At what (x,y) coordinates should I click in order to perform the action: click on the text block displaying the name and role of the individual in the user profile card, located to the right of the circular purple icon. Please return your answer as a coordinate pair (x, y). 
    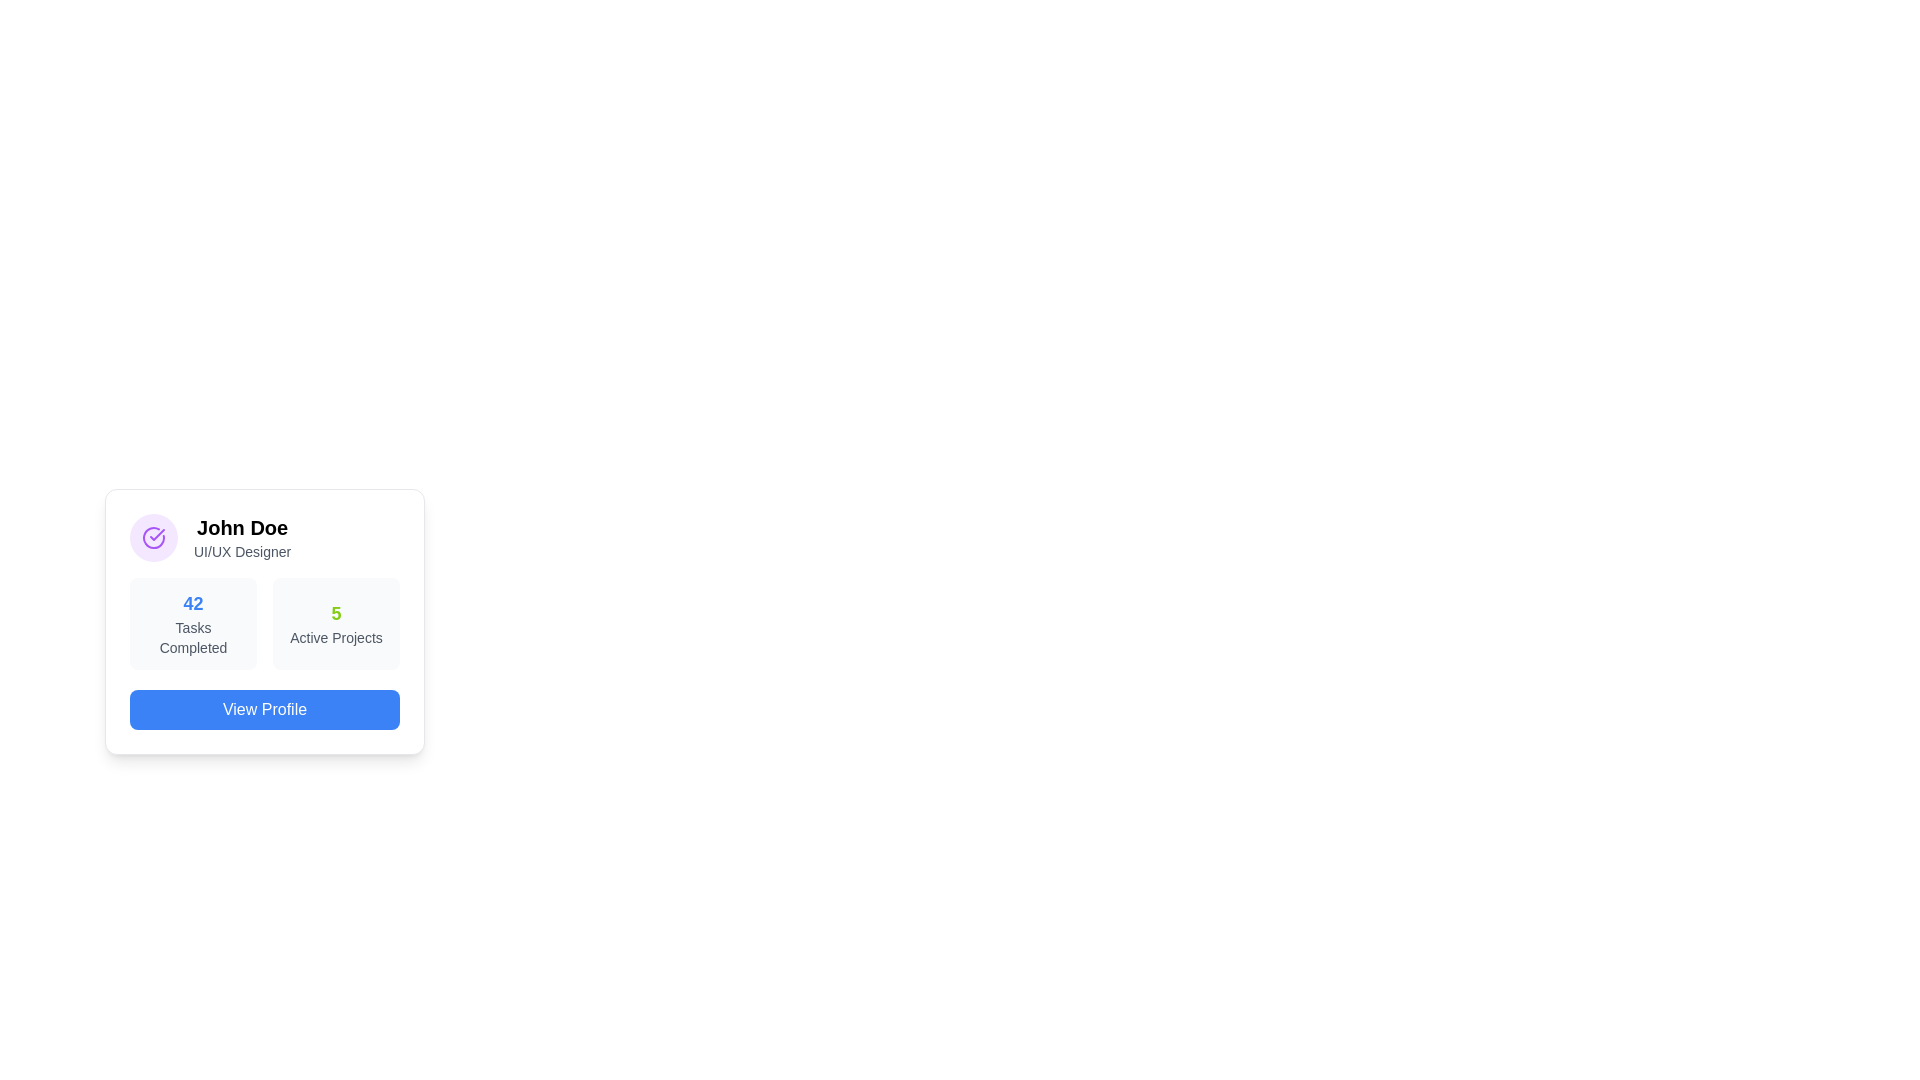
    Looking at the image, I should click on (241, 536).